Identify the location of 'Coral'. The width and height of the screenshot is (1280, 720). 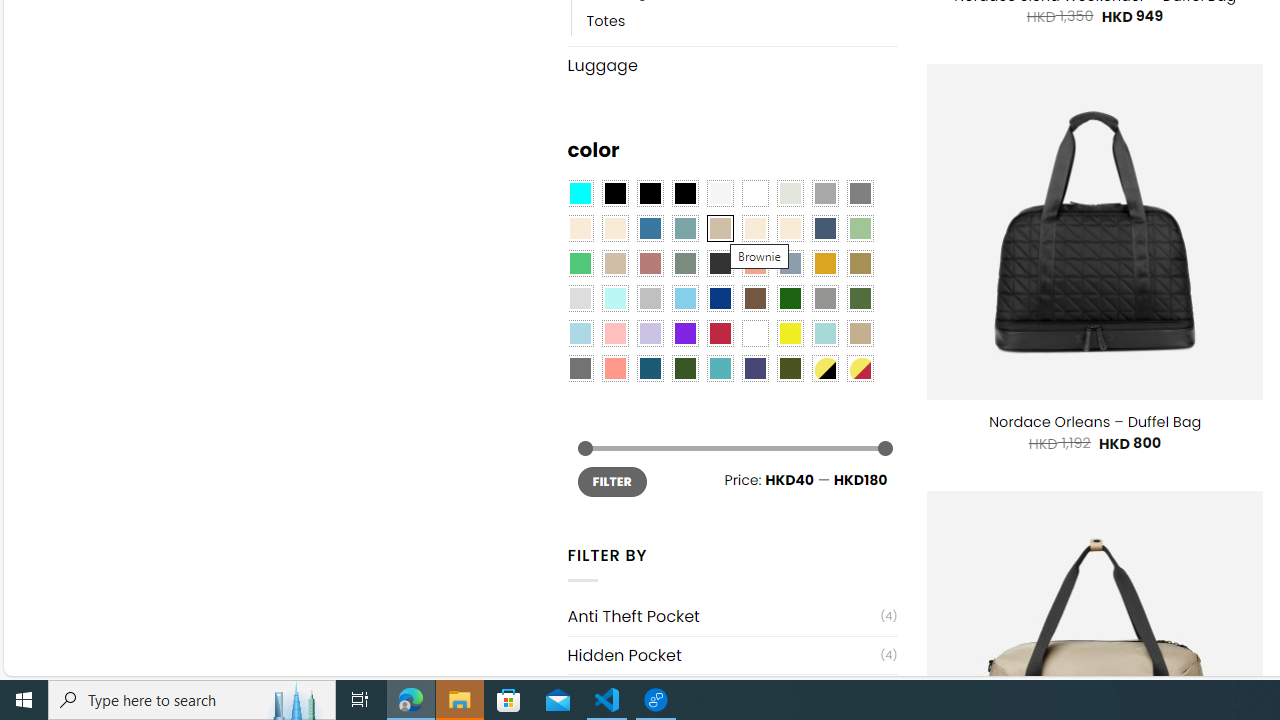
(754, 263).